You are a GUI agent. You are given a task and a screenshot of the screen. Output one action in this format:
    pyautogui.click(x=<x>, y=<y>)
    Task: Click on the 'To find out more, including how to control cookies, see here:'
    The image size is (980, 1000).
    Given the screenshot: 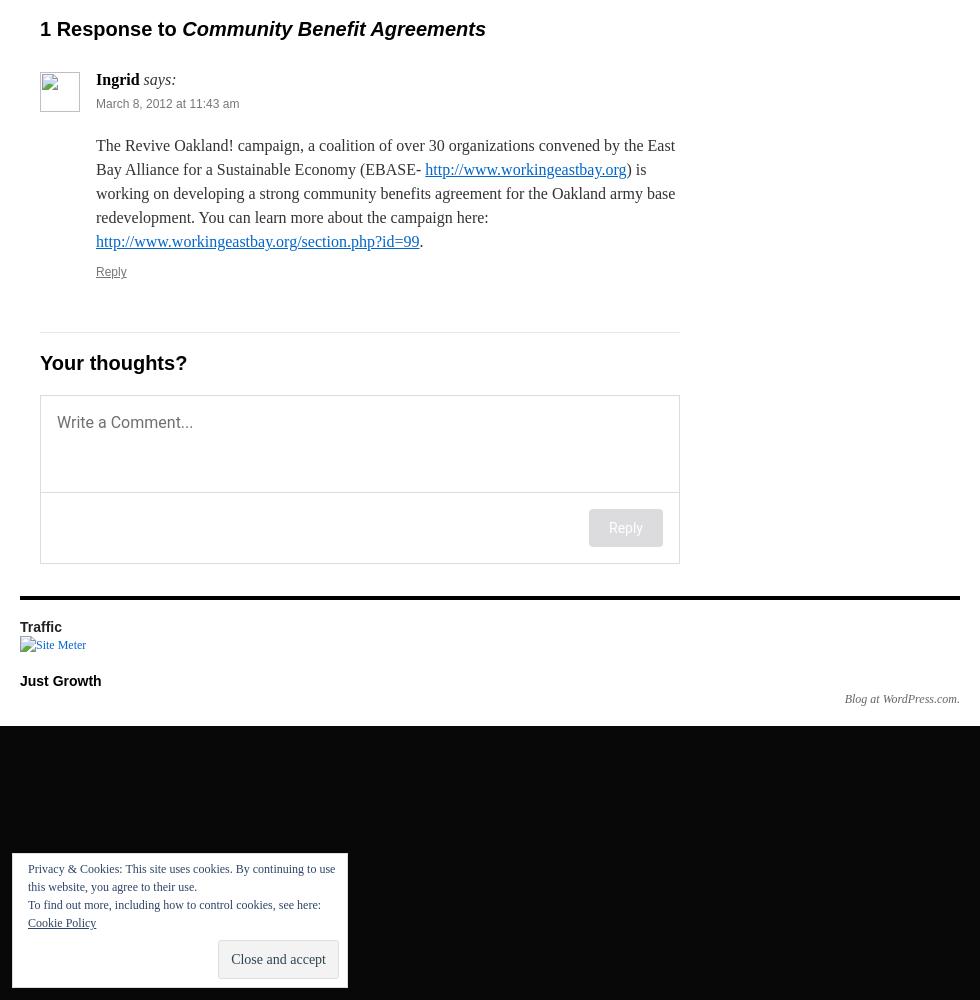 What is the action you would take?
    pyautogui.click(x=174, y=905)
    